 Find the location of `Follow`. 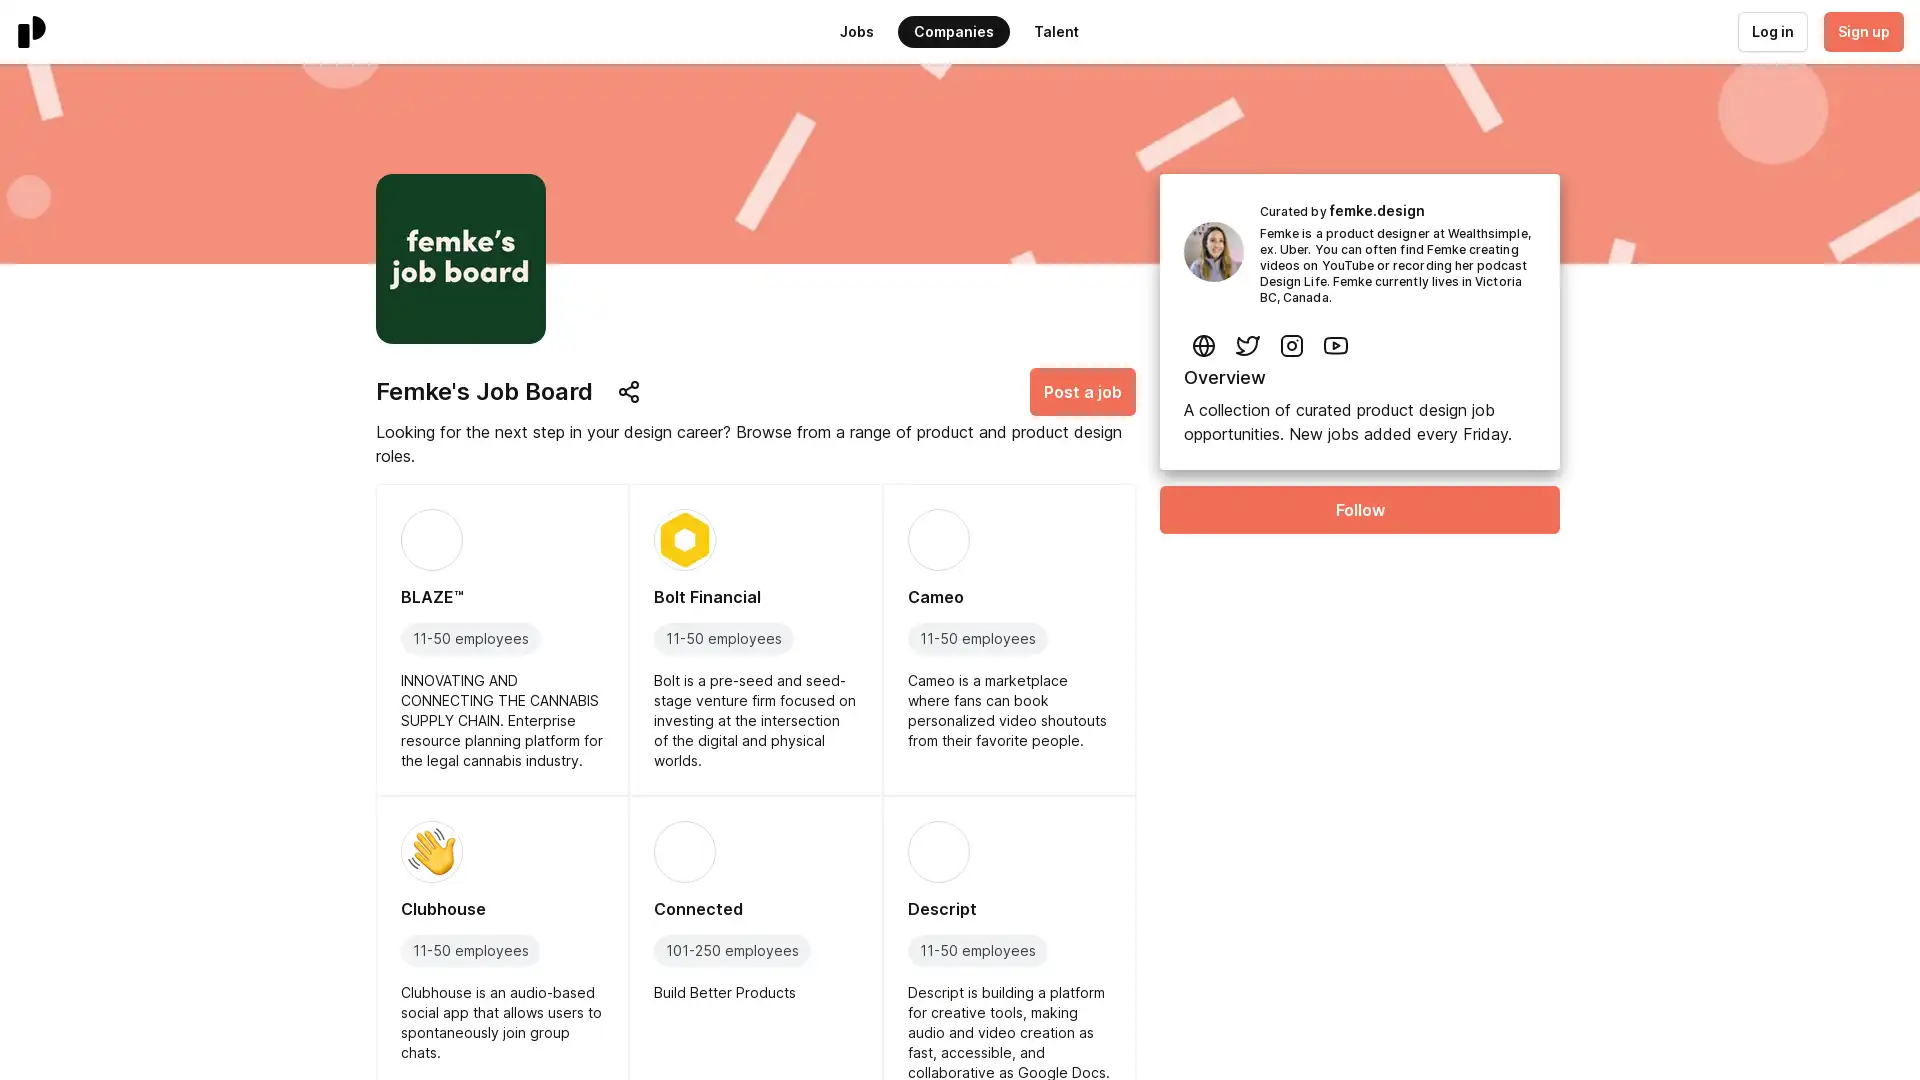

Follow is located at coordinates (1359, 508).